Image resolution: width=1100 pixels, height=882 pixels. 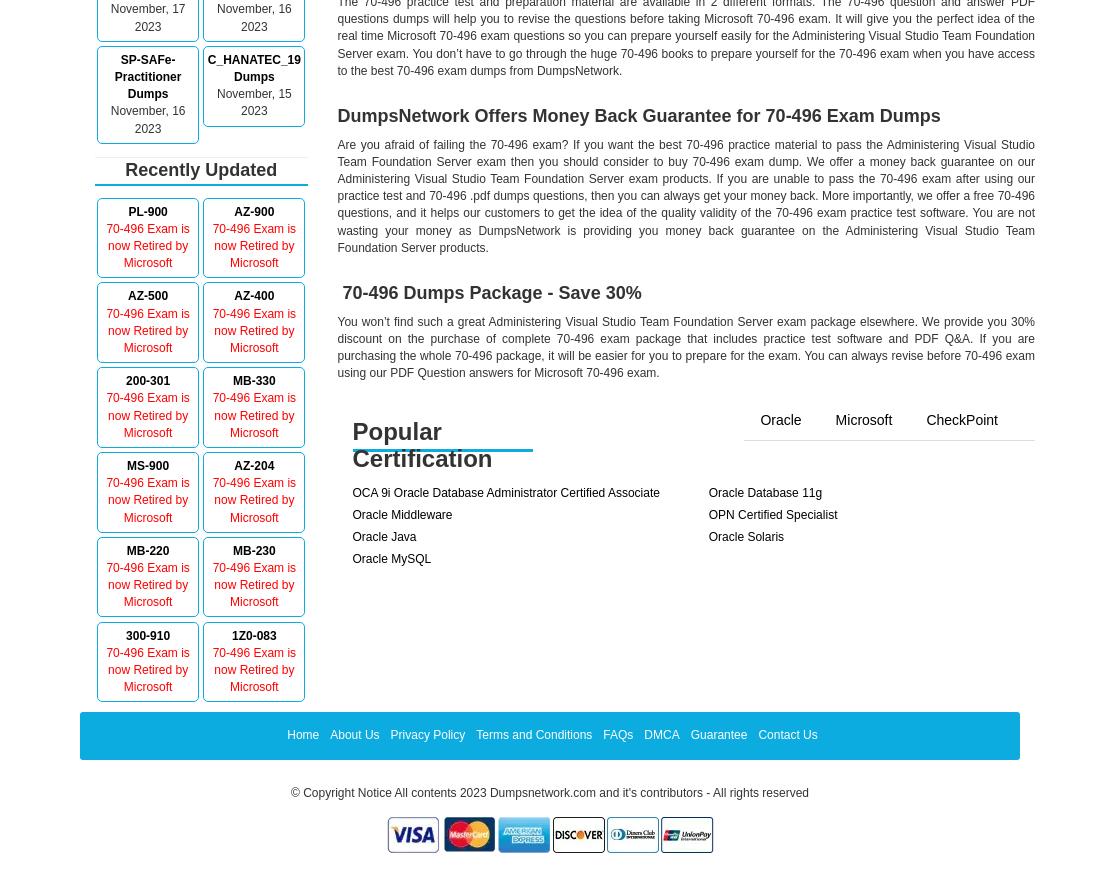 I want to click on 'FAQs', so click(x=616, y=733).